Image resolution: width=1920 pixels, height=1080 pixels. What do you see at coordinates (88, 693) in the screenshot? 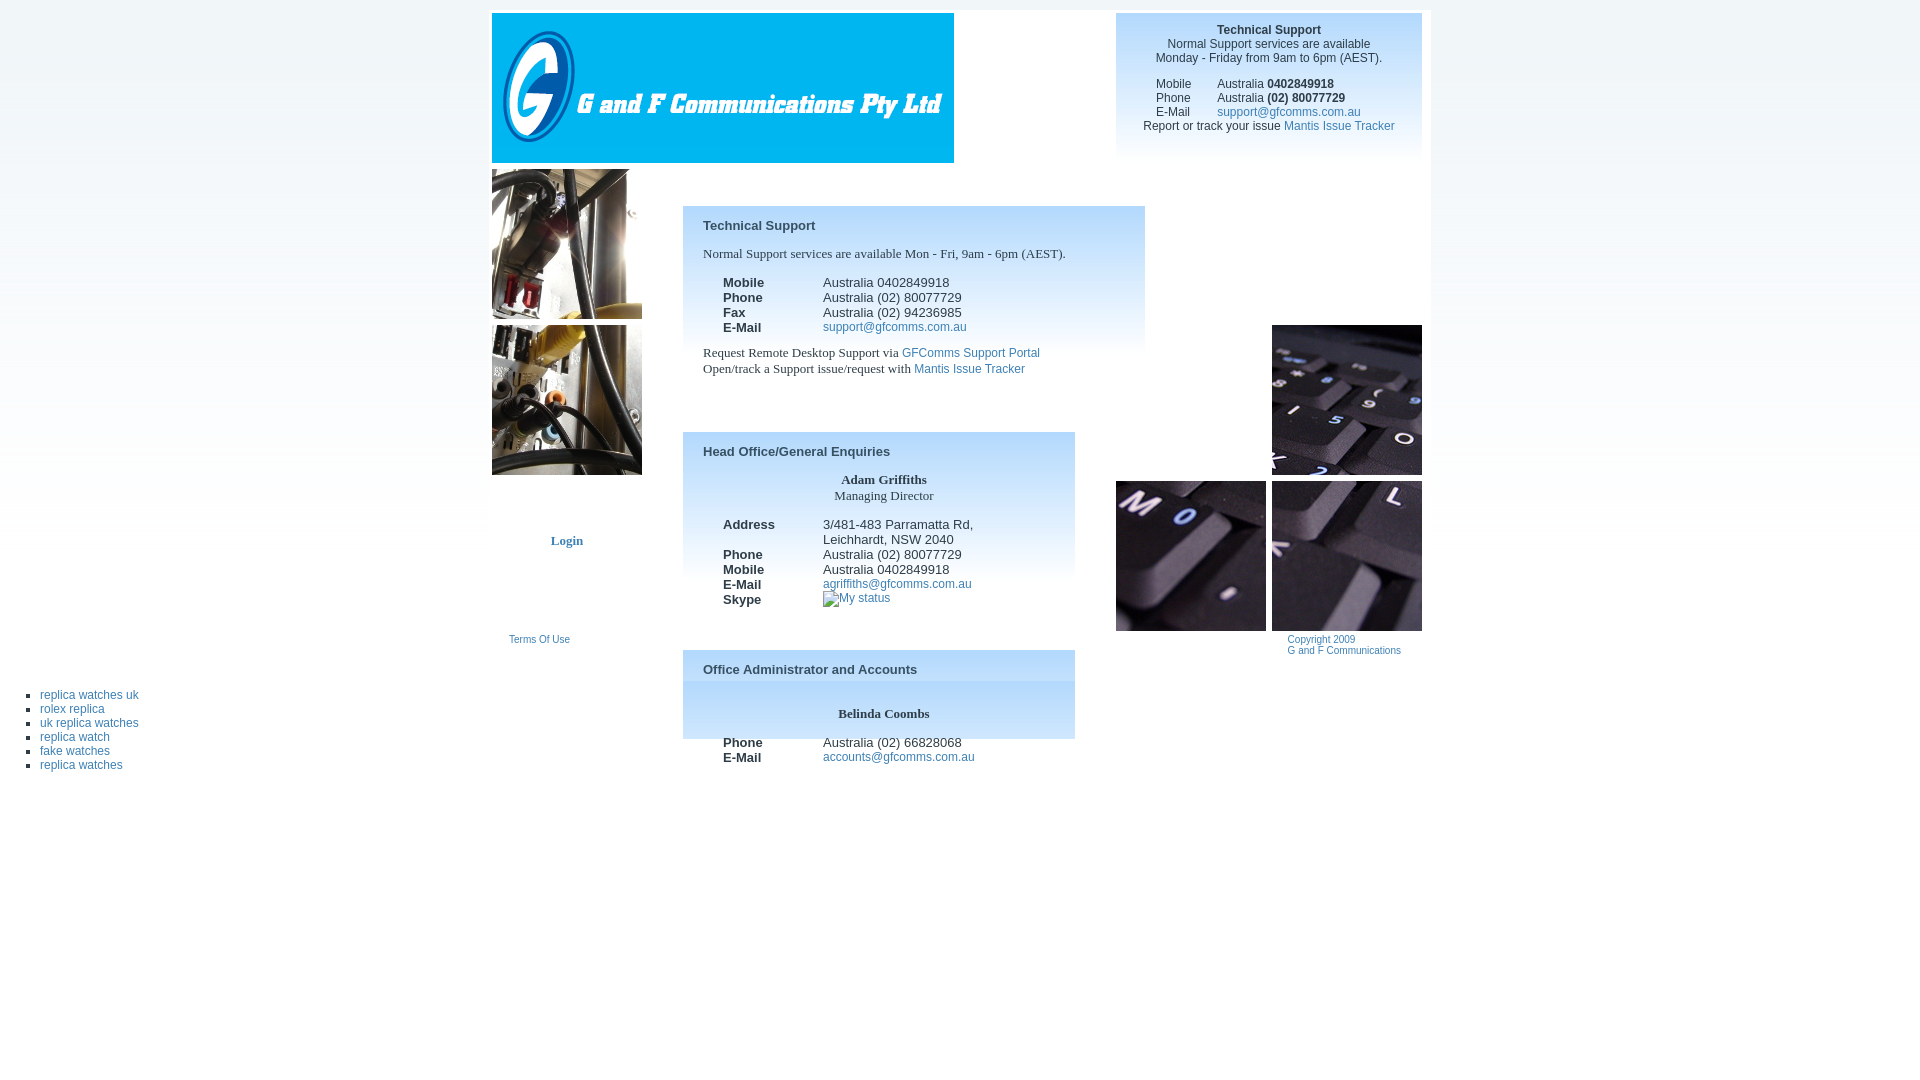
I see `'replica watches uk'` at bounding box center [88, 693].